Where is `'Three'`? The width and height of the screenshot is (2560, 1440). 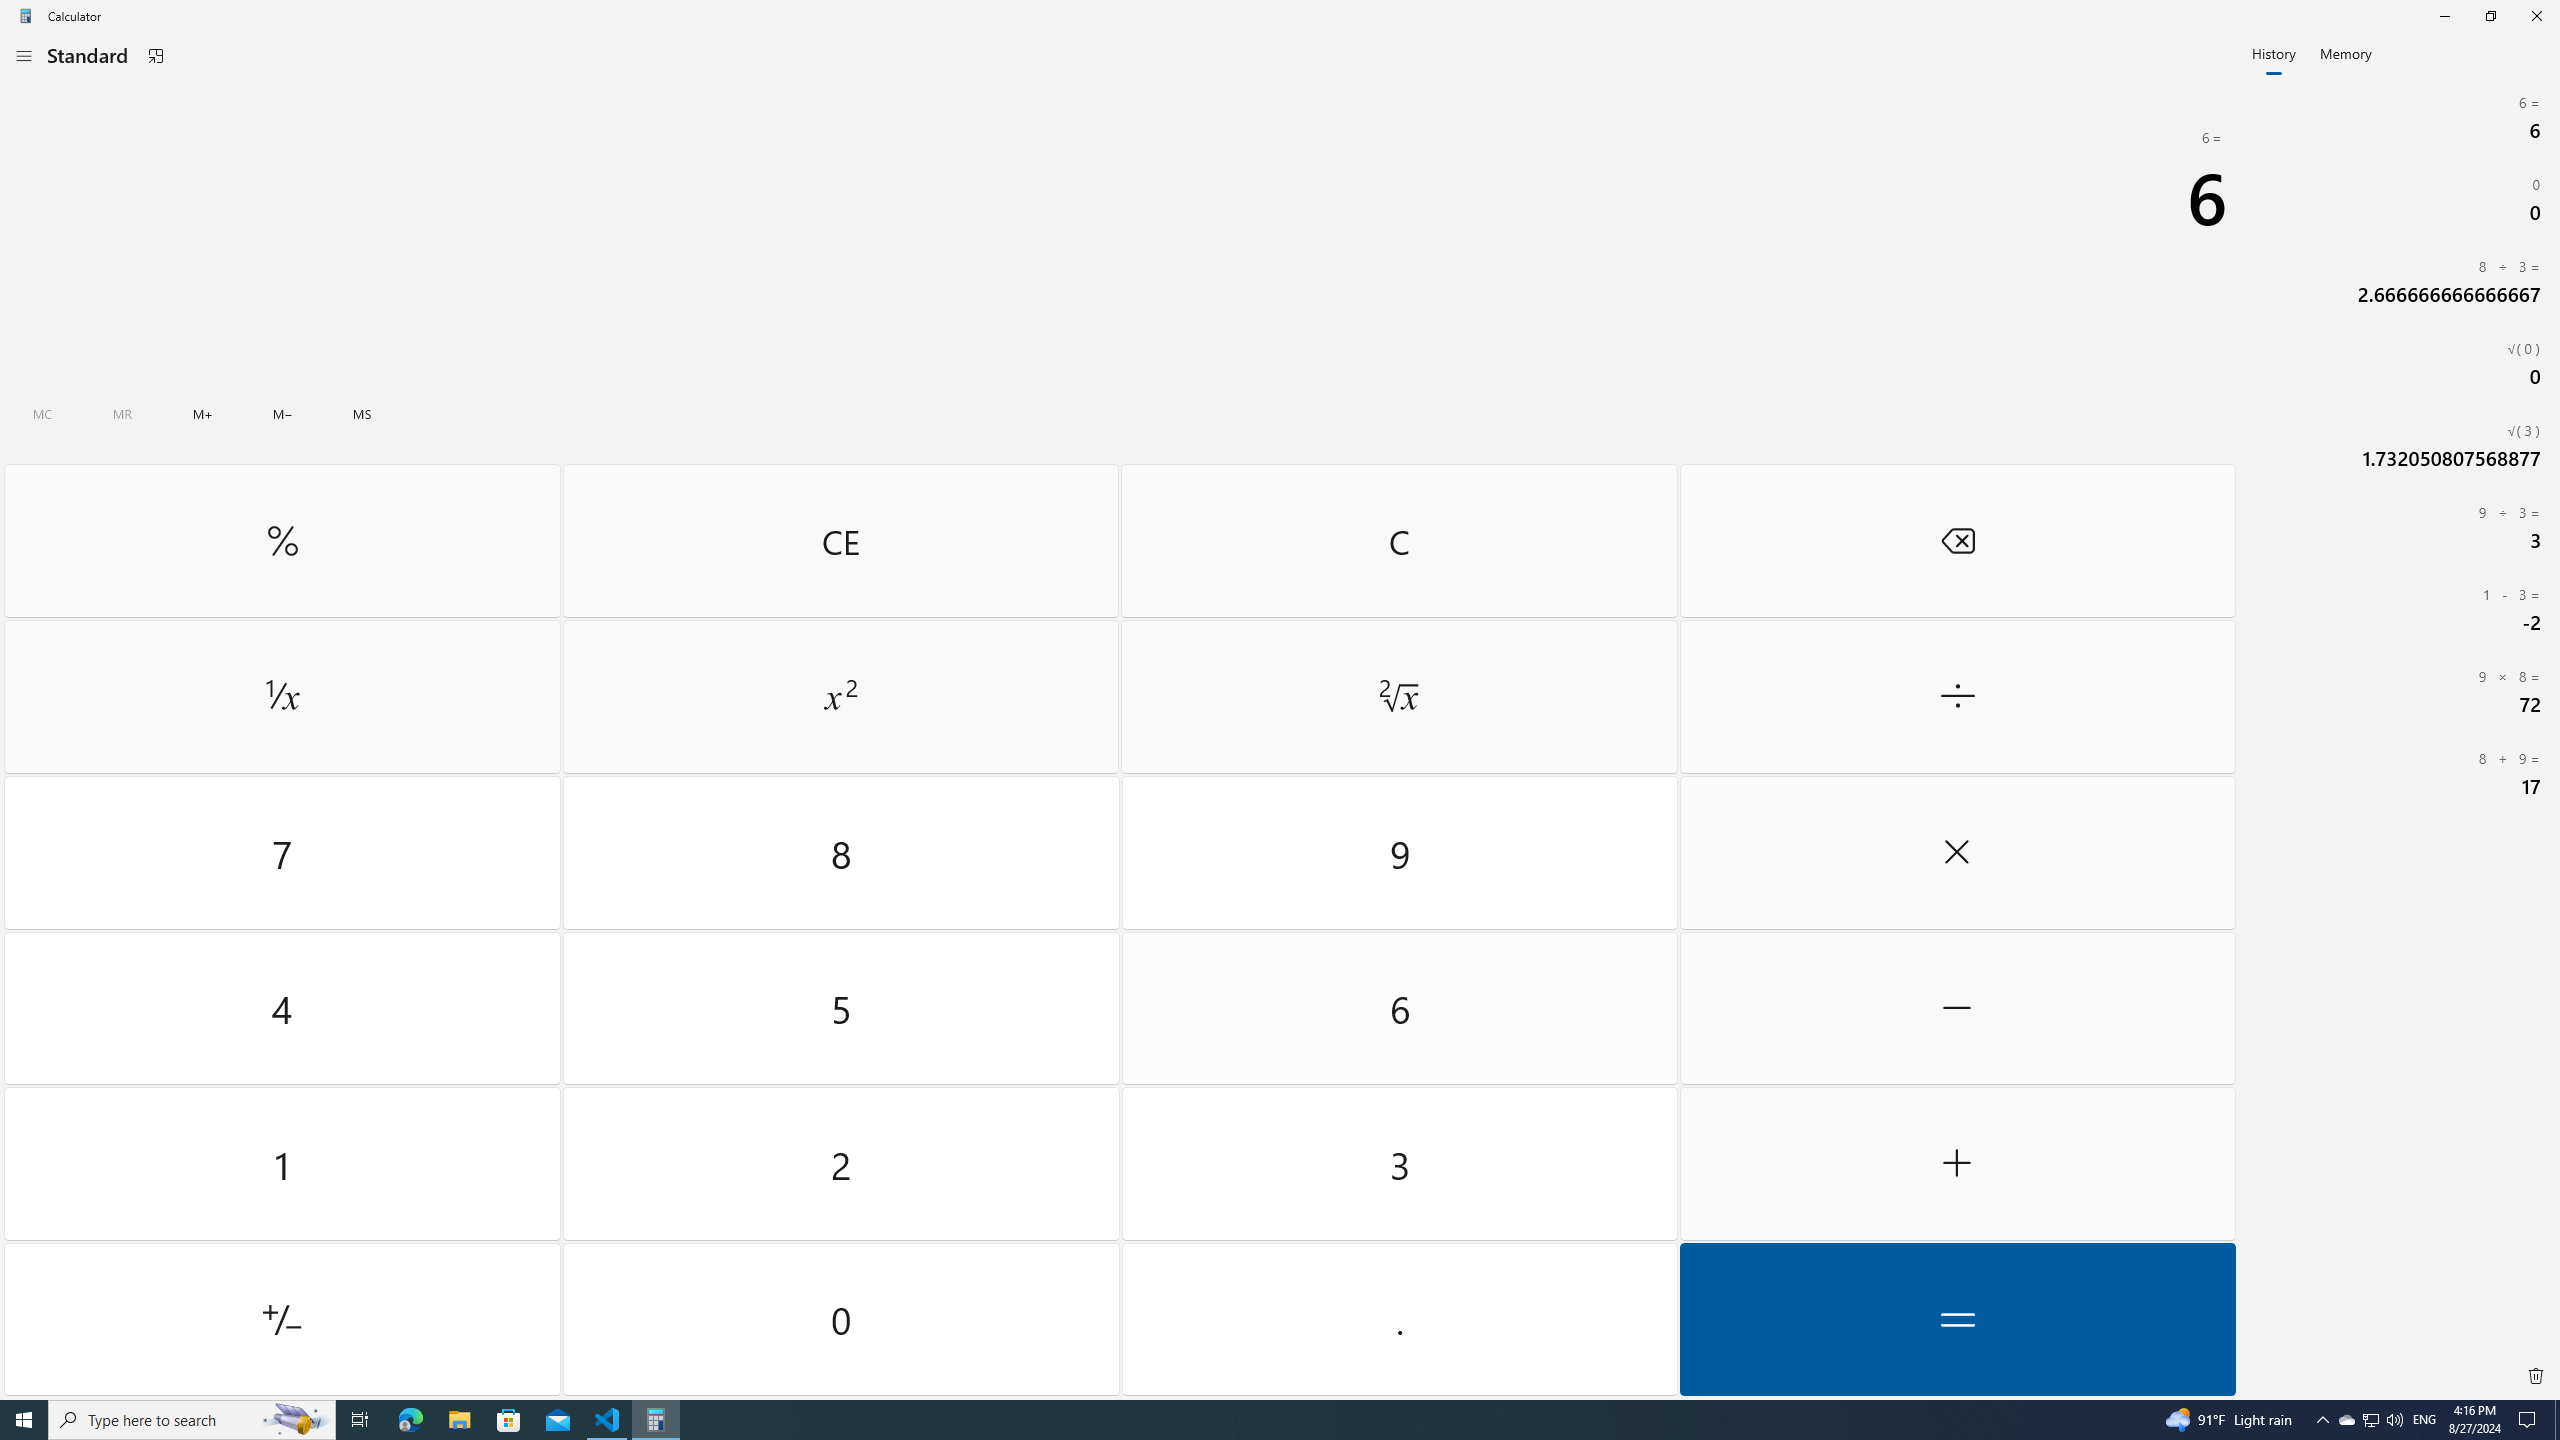
'Three' is located at coordinates (1398, 1164).